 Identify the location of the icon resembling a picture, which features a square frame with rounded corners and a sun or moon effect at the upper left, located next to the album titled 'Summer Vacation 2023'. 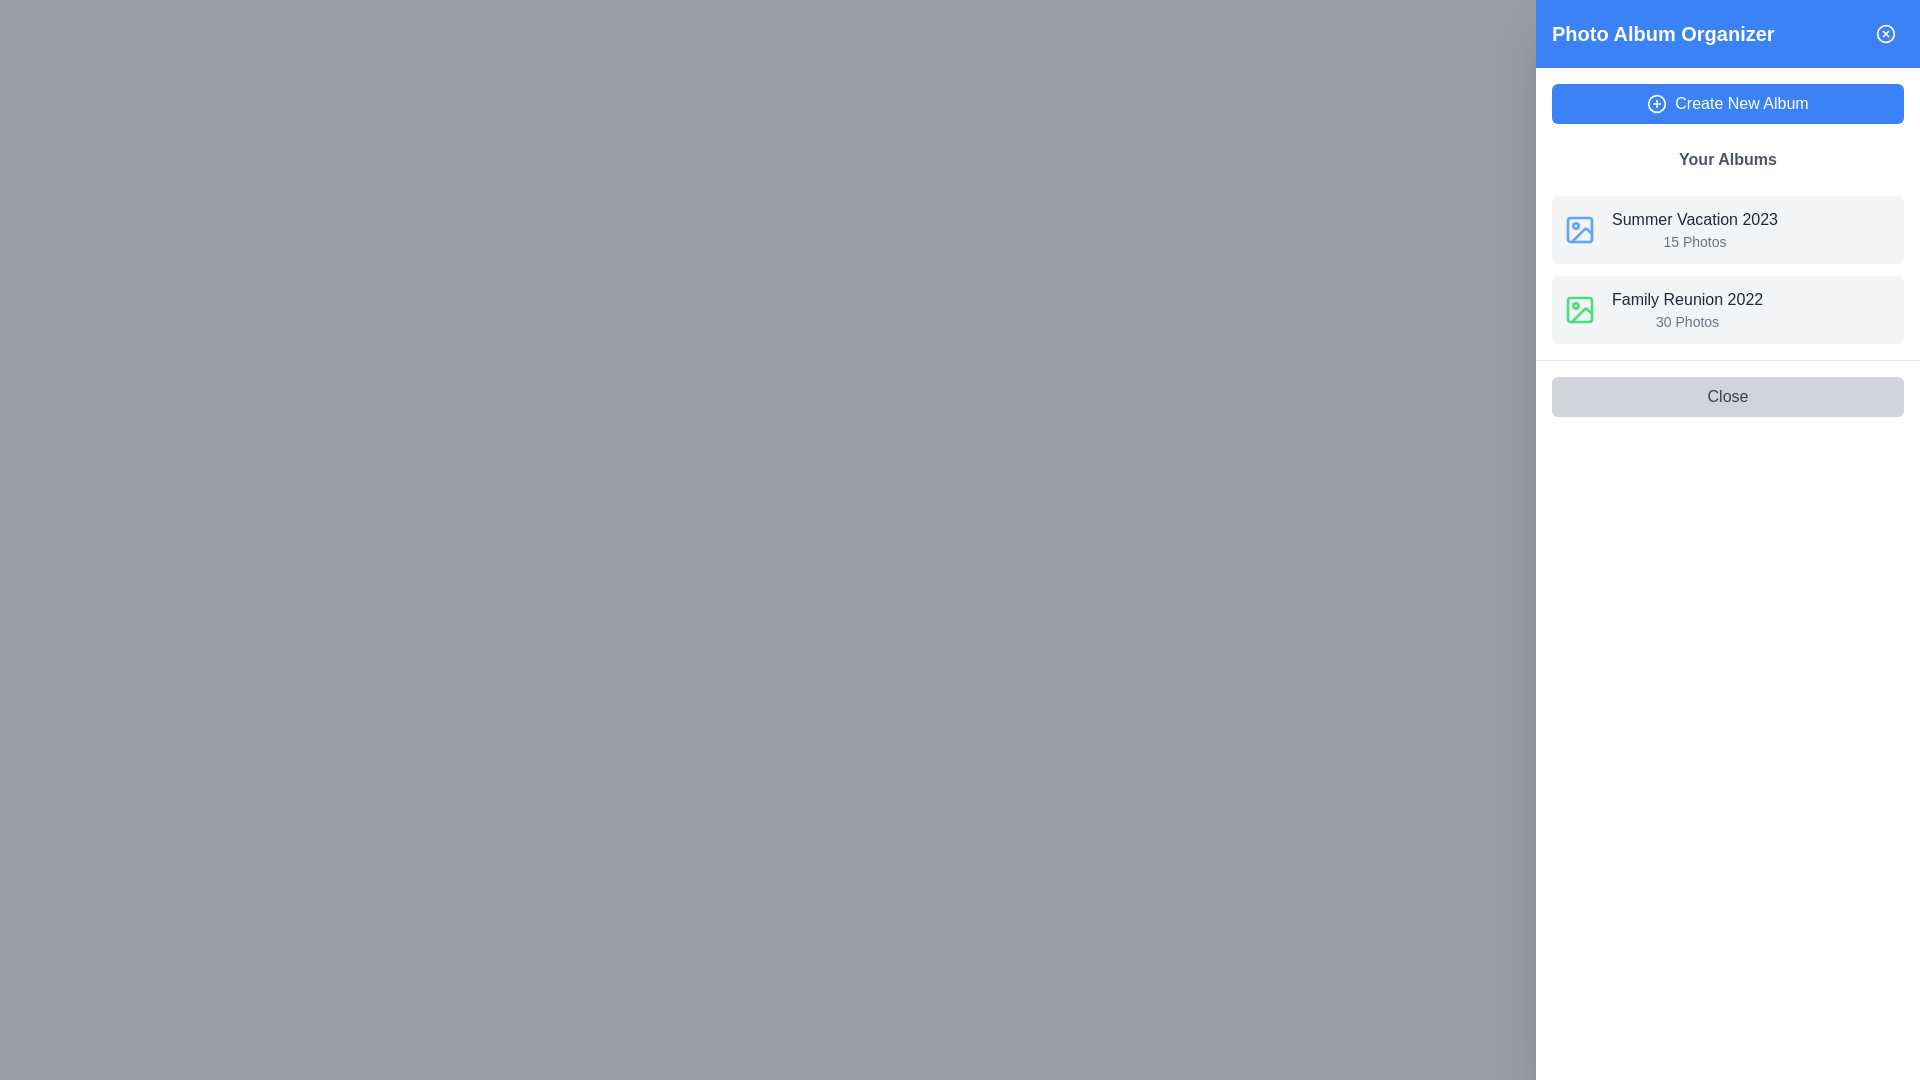
(1578, 229).